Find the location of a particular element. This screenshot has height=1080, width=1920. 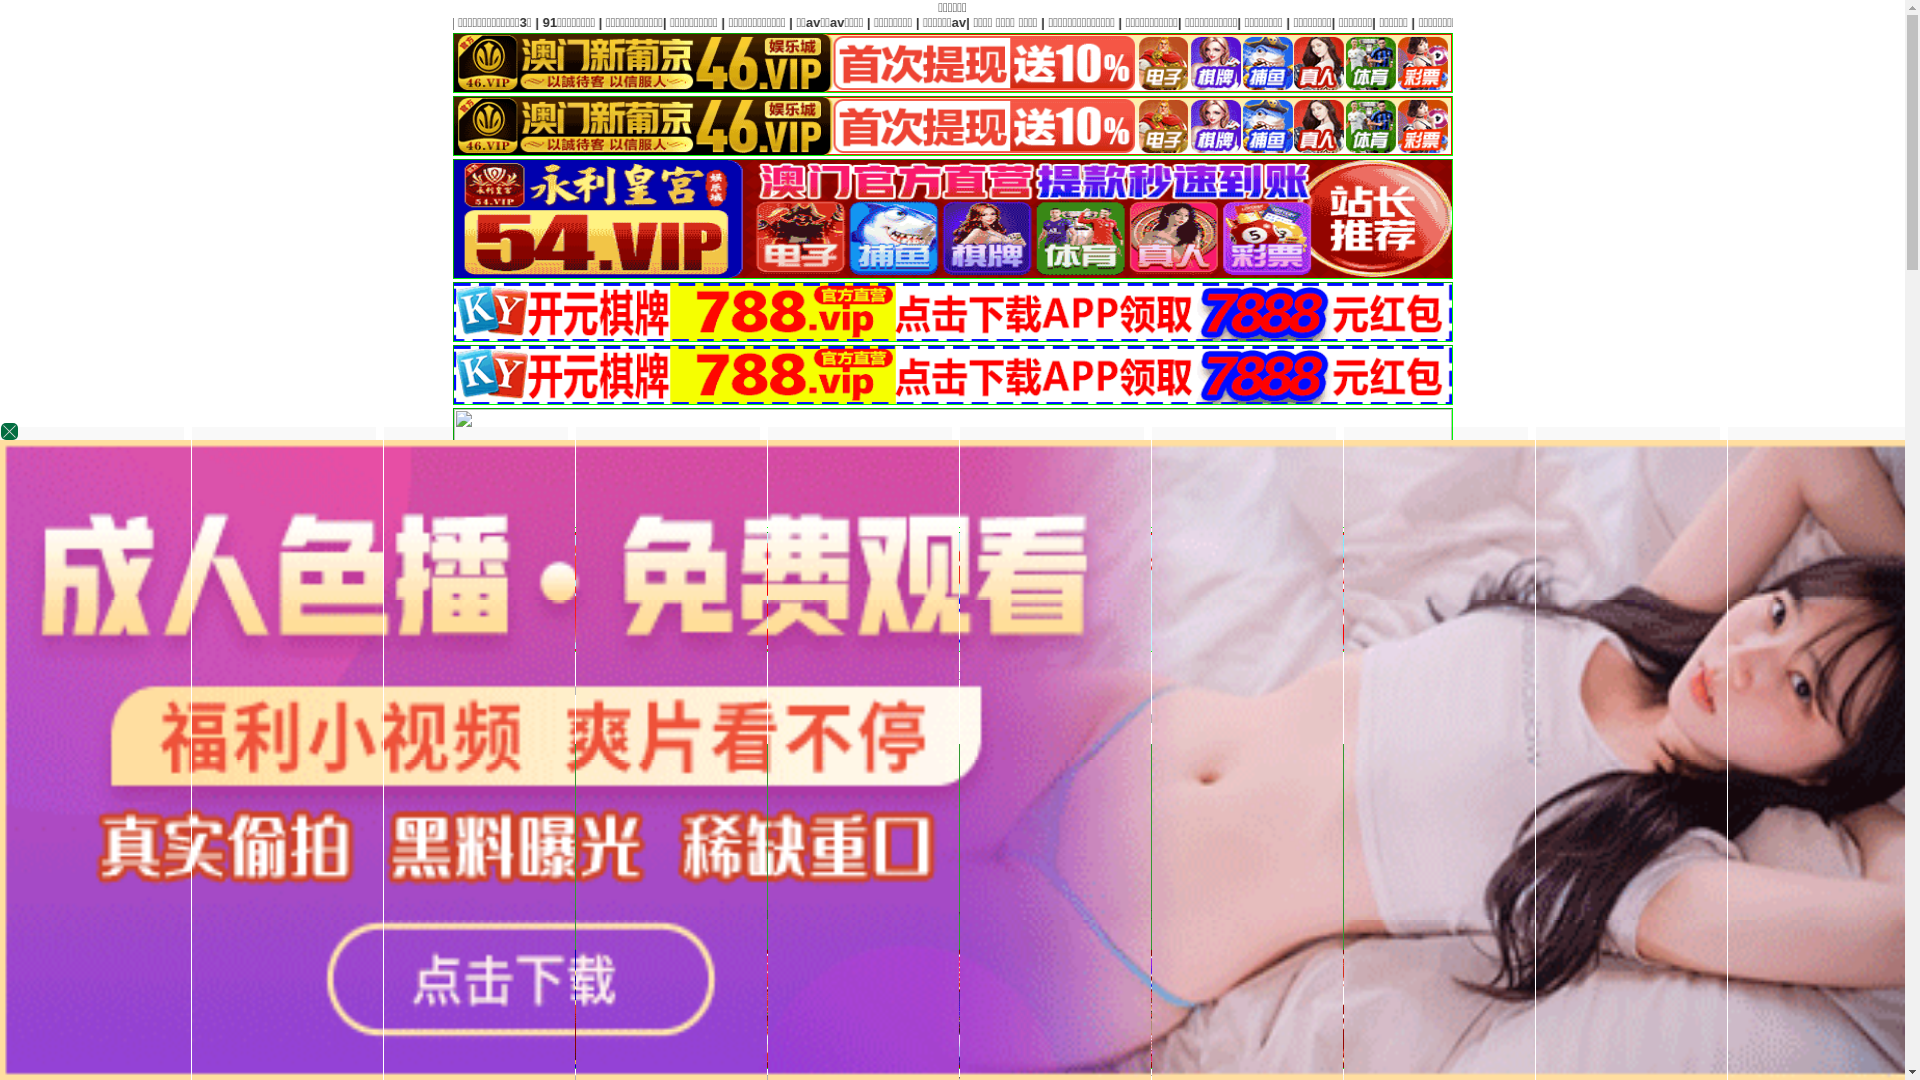

'|' is located at coordinates (1434, 914).